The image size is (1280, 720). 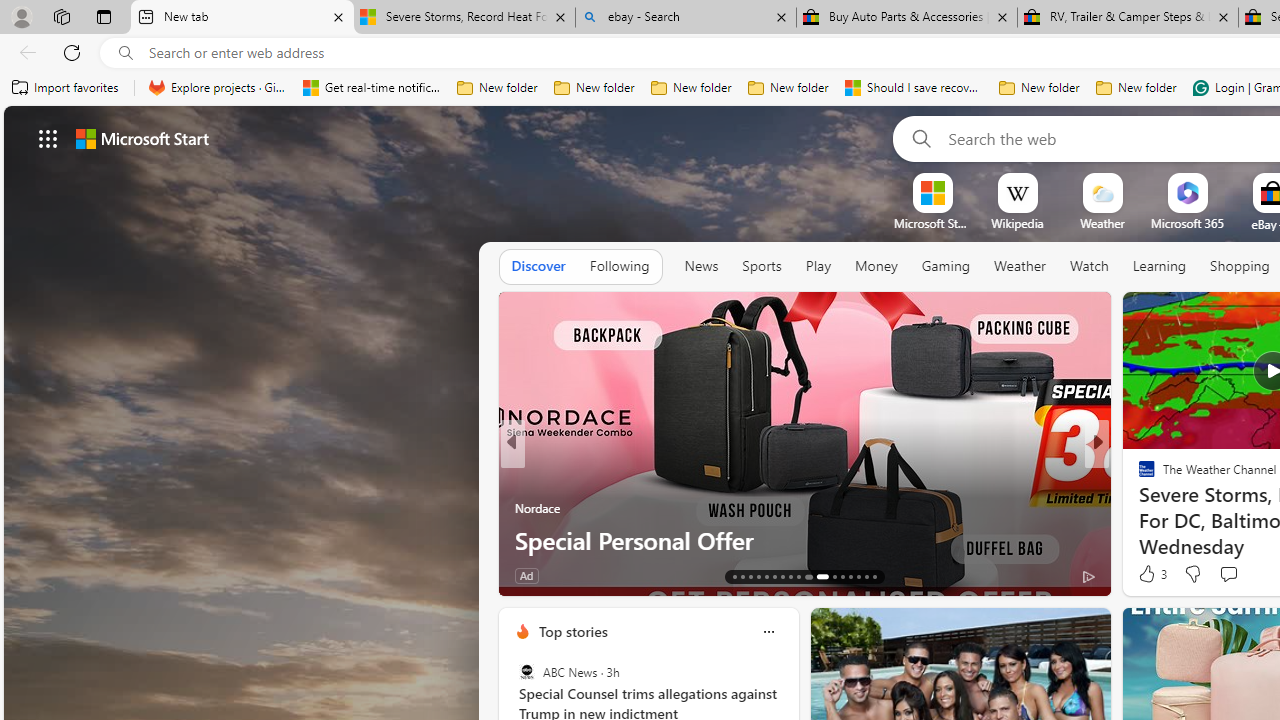 I want to click on 'AutomationID: tab-27', so click(x=858, y=577).